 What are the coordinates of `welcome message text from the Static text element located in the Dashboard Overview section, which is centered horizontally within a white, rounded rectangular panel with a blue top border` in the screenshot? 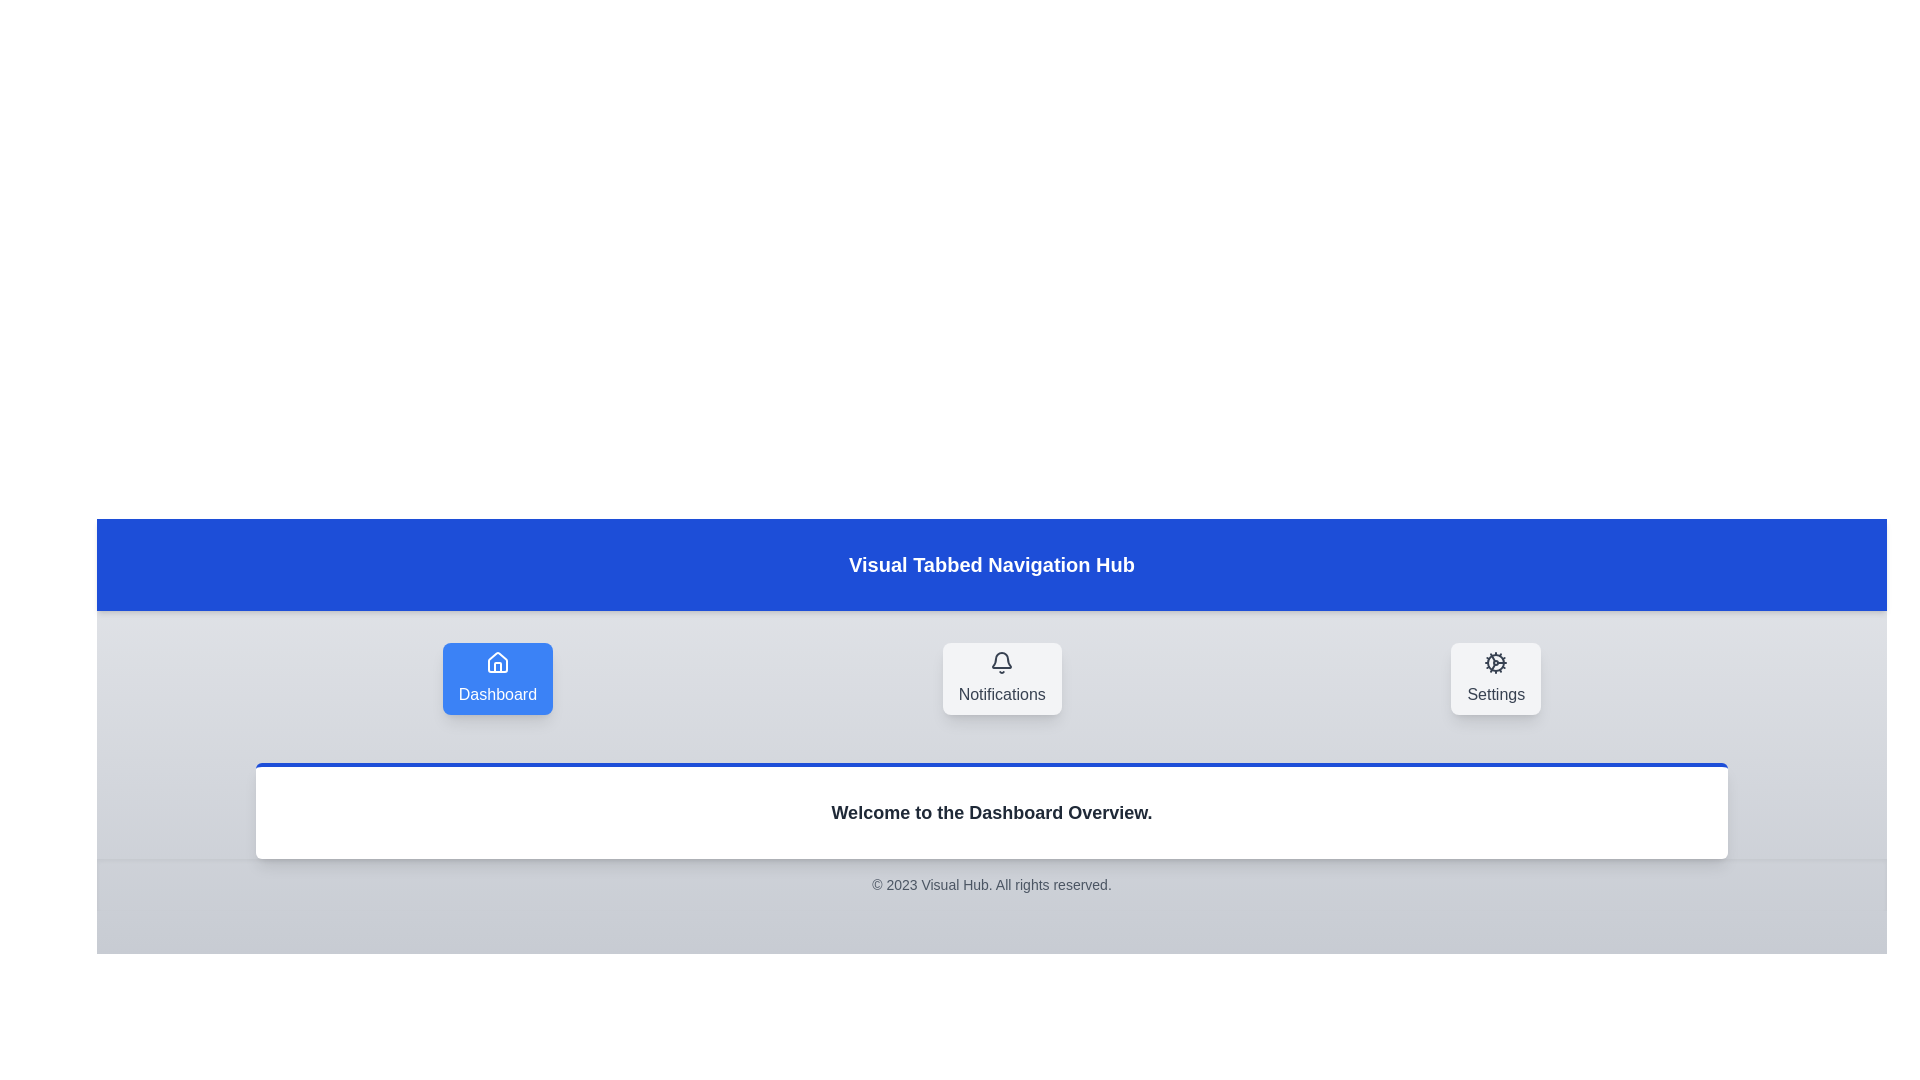 It's located at (992, 813).